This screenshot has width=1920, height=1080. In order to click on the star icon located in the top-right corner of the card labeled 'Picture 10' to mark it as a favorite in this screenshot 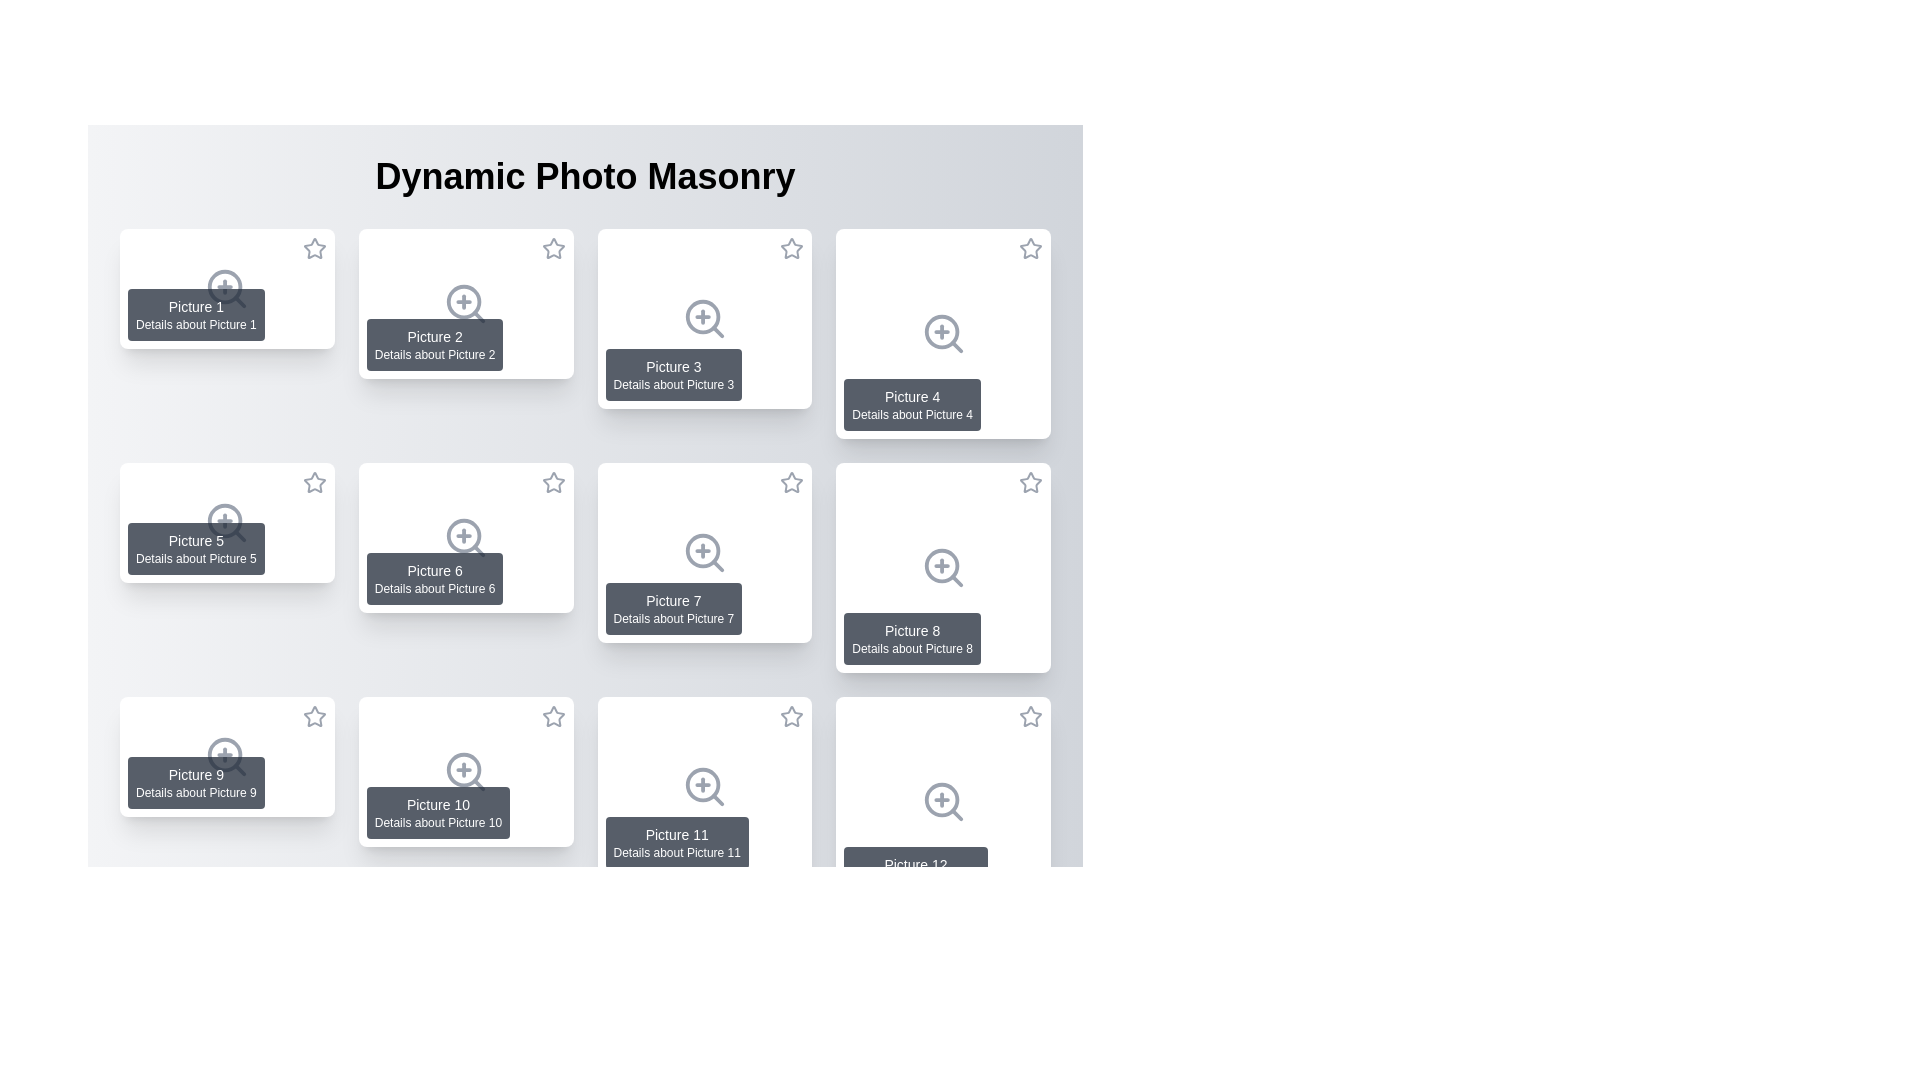, I will do `click(553, 716)`.